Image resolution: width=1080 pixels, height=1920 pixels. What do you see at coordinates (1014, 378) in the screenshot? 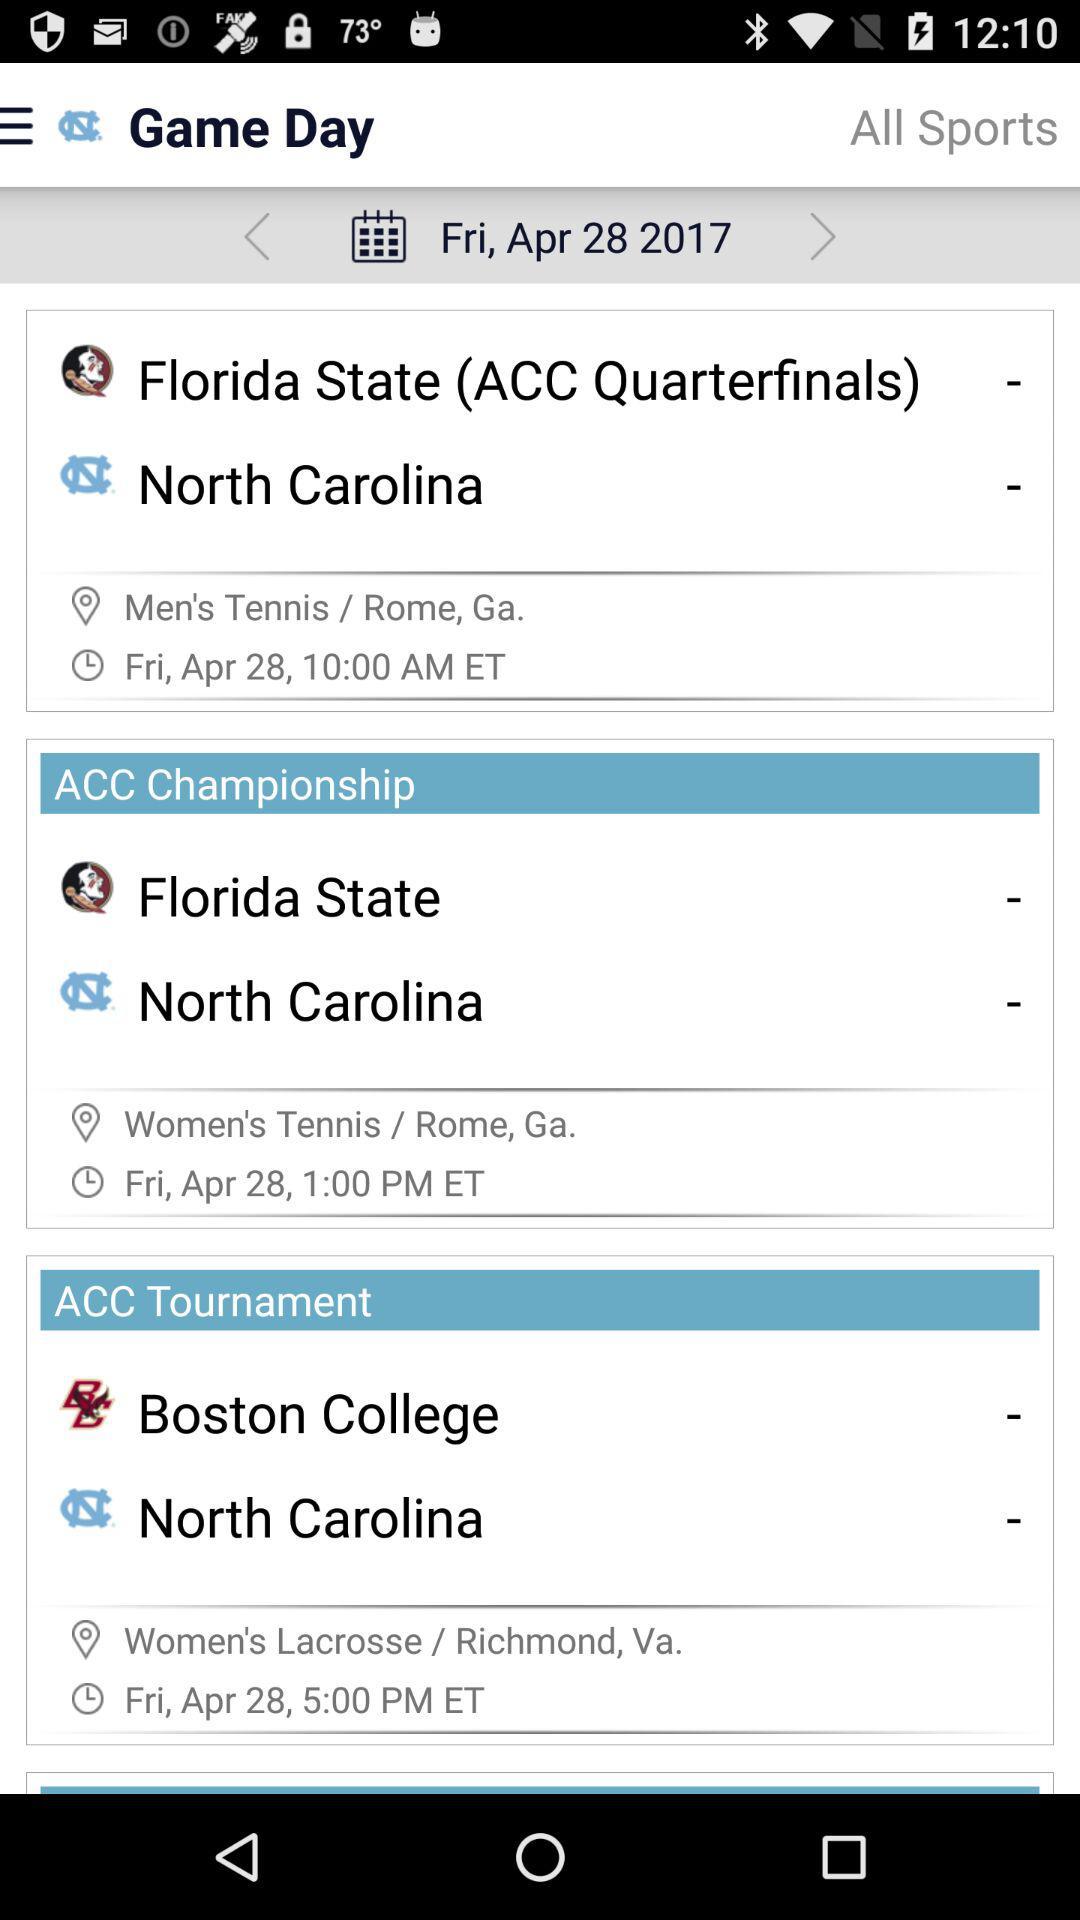
I see `- item` at bounding box center [1014, 378].